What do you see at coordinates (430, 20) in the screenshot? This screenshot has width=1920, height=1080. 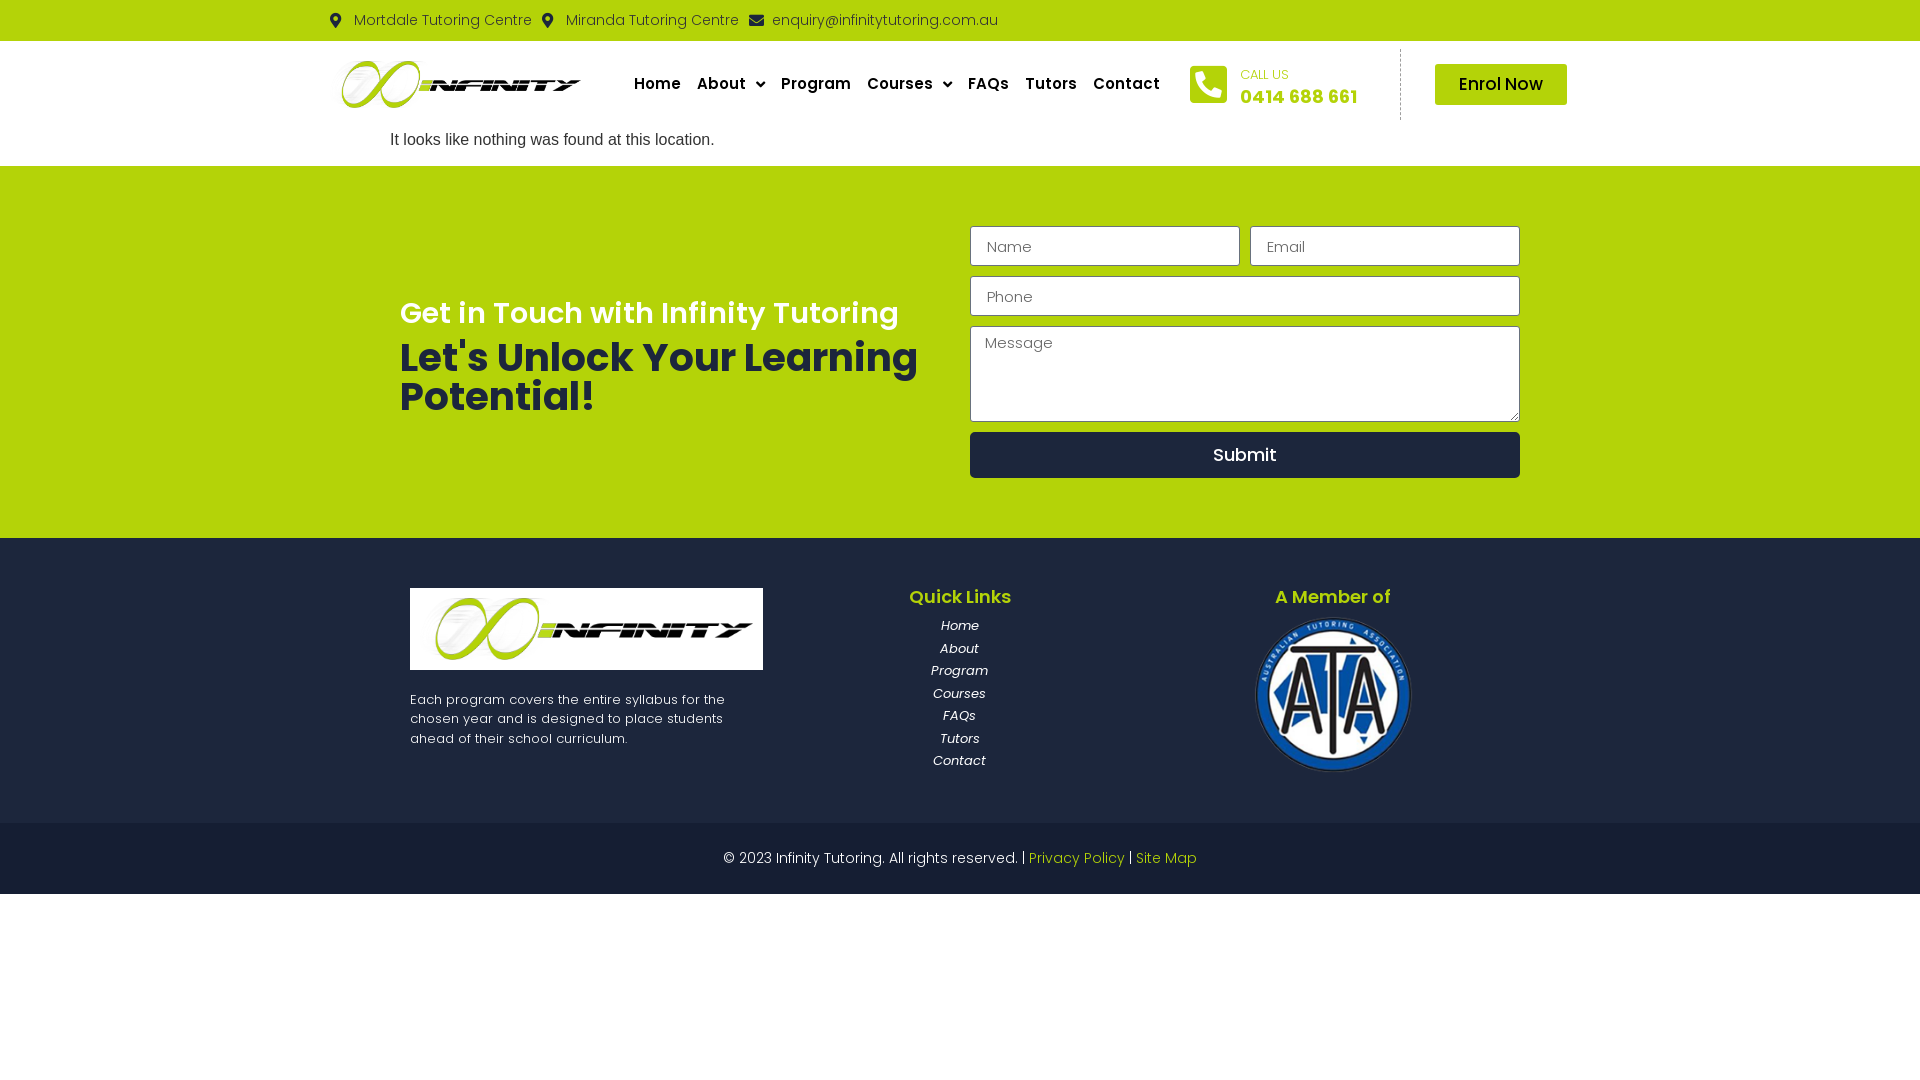 I see `'Mortdale Tutoring Centre'` at bounding box center [430, 20].